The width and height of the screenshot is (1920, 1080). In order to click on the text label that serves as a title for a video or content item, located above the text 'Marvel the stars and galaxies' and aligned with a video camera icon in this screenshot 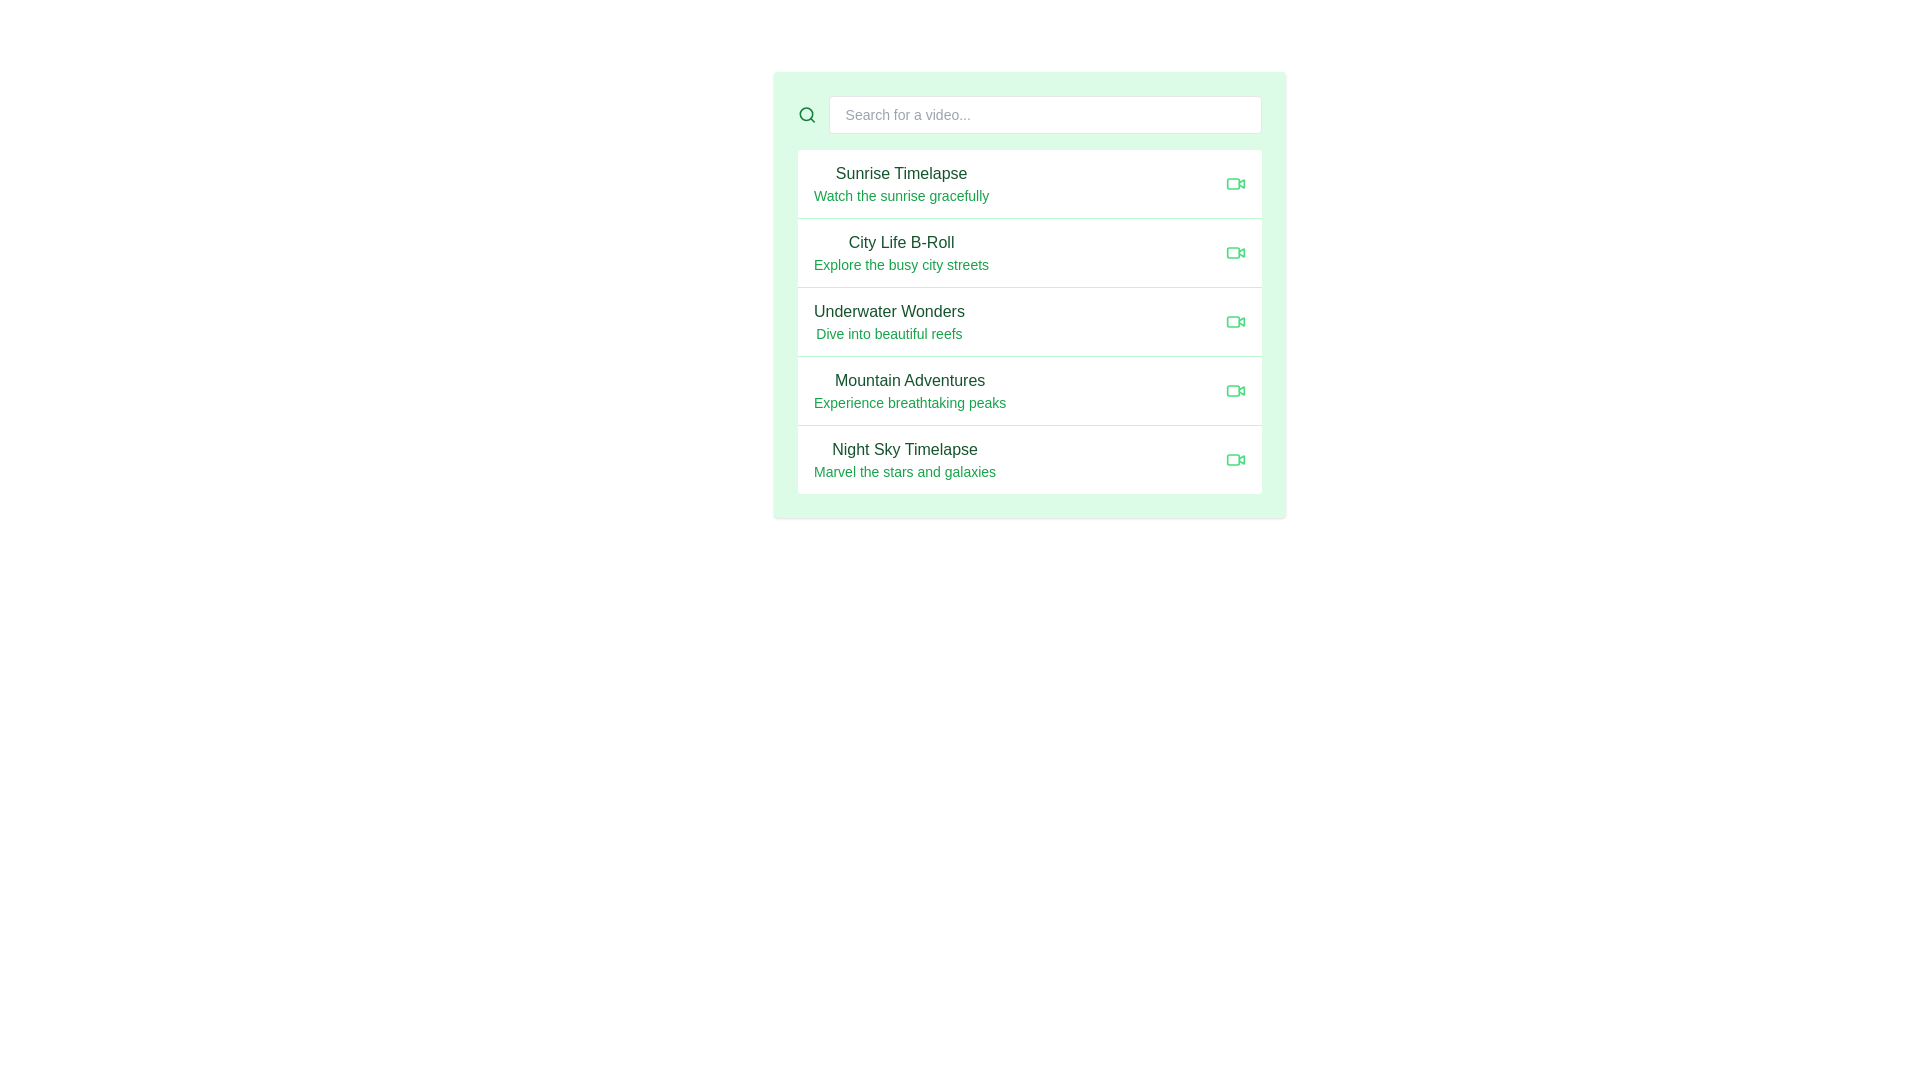, I will do `click(904, 450)`.